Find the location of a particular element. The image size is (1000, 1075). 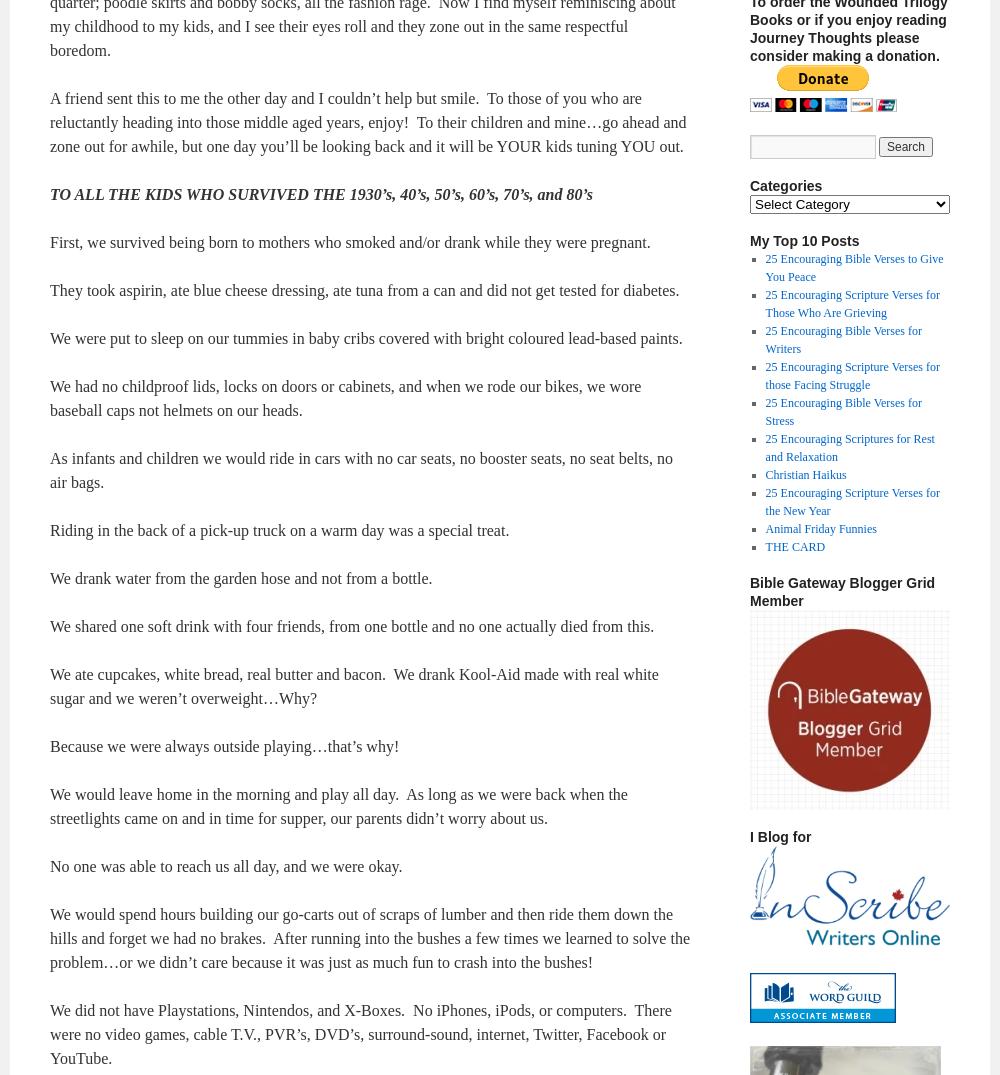

'First, we survived being born to mothers who smoked and/or drank while they were pregnant.' is located at coordinates (349, 241).